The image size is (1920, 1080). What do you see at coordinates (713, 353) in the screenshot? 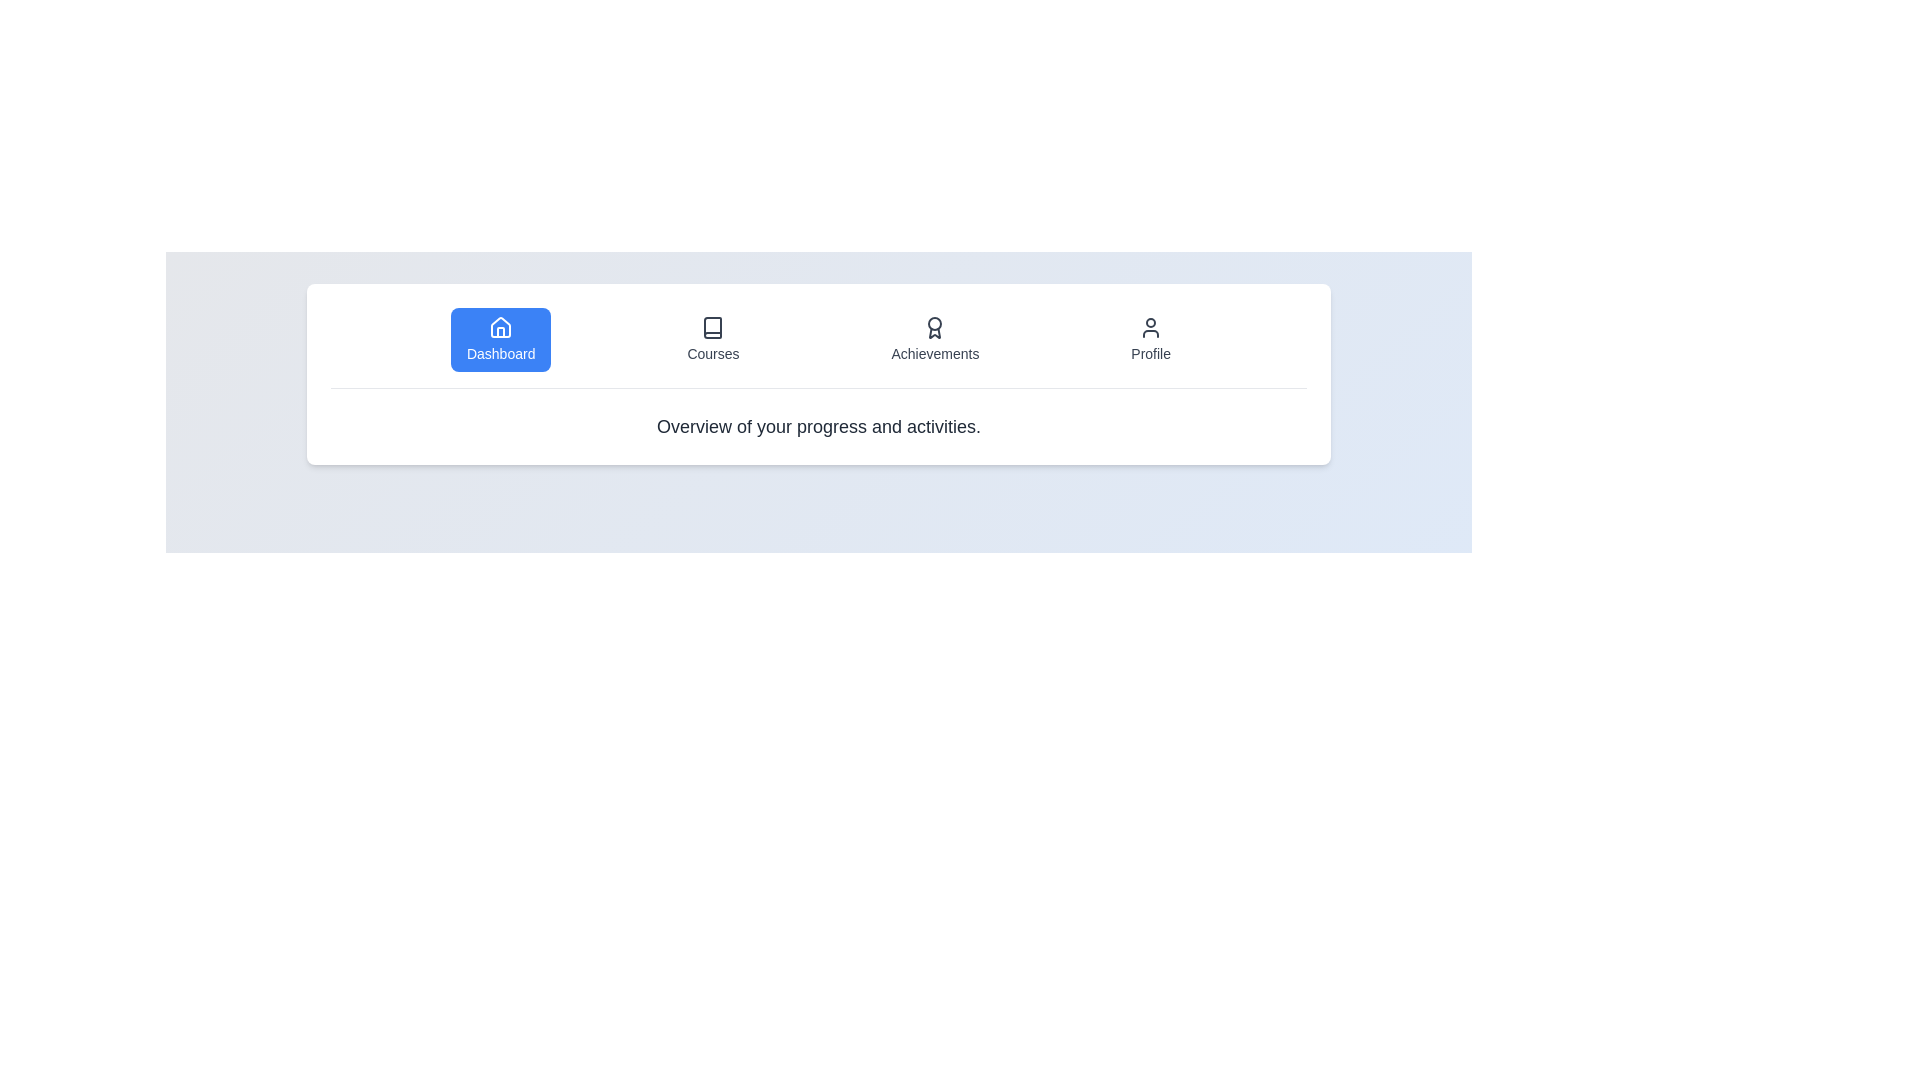
I see `text label displaying the word 'Courses', which is styled in gray and positioned beneath a book icon in the navigation bar` at bounding box center [713, 353].